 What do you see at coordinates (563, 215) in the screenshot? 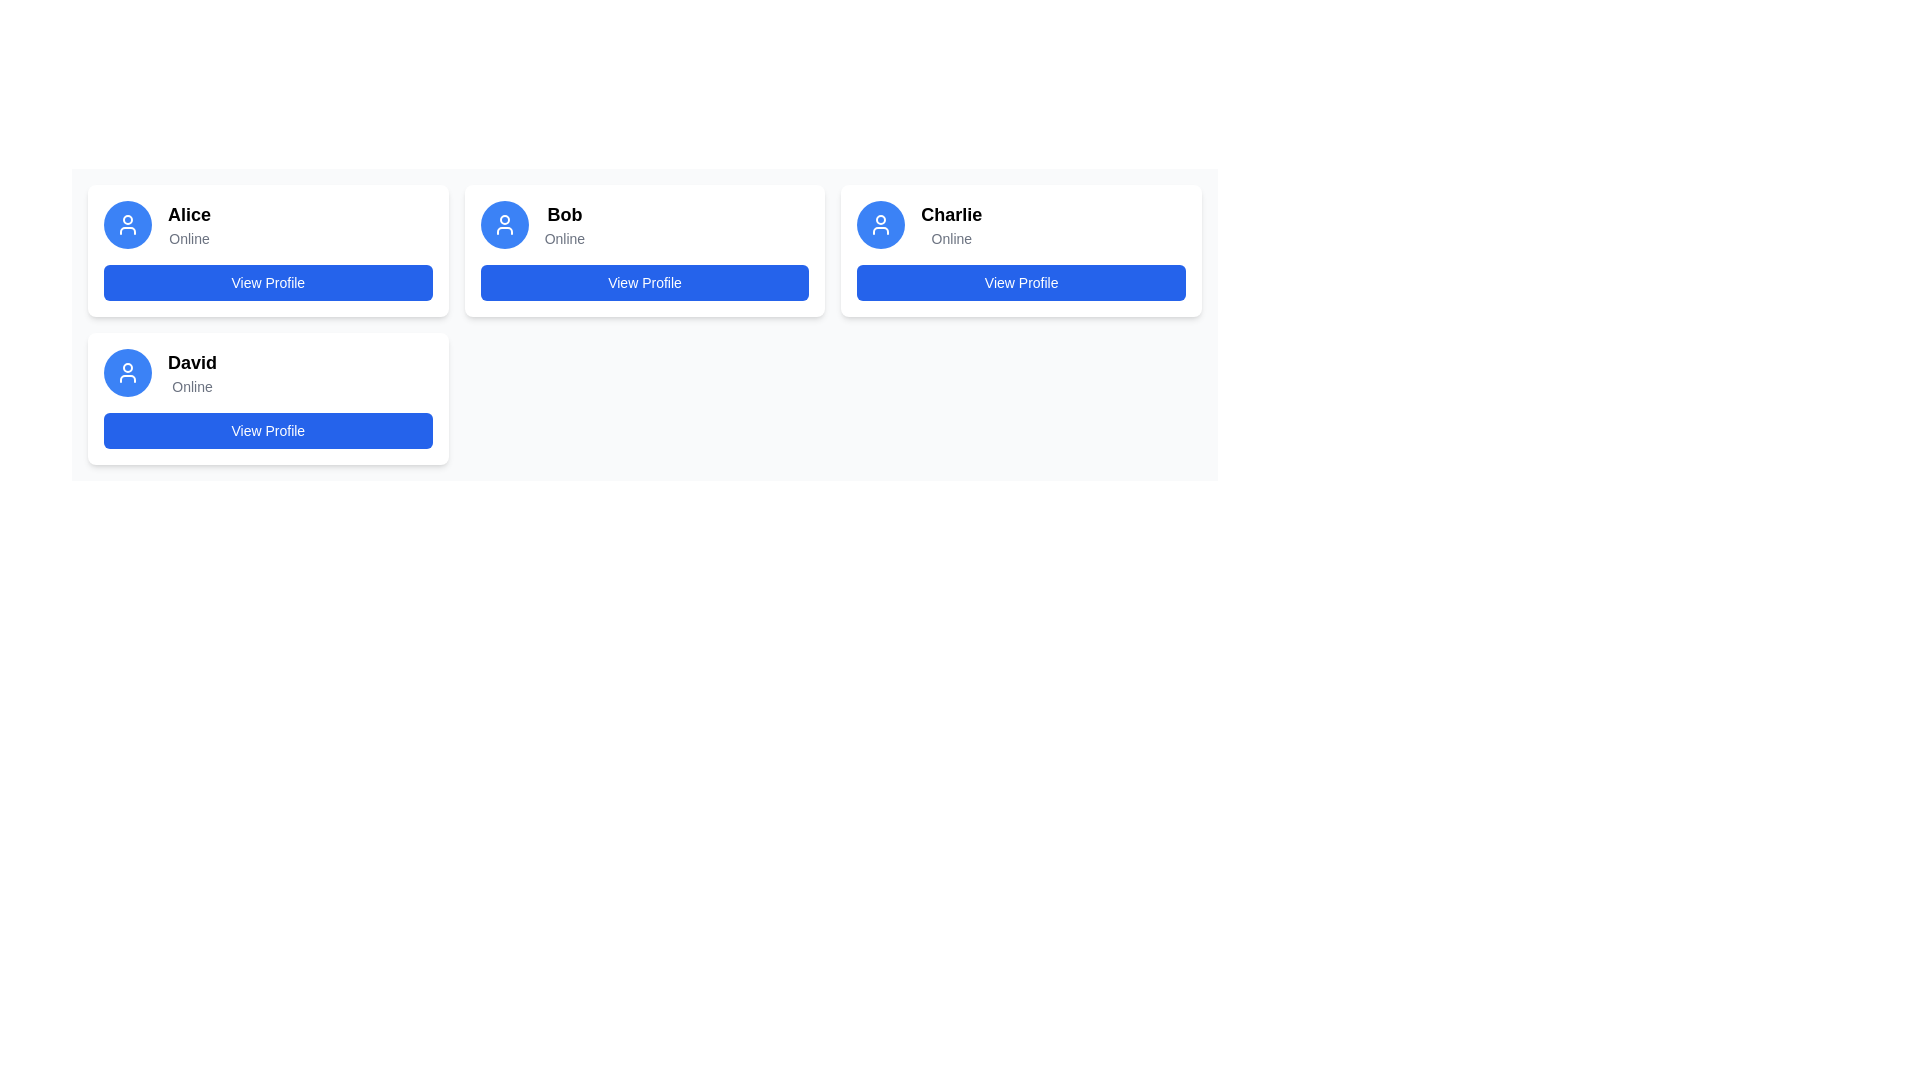
I see `the static text label displaying the profile name 'Bob', located above the 'Online' text in the profile tile` at bounding box center [563, 215].